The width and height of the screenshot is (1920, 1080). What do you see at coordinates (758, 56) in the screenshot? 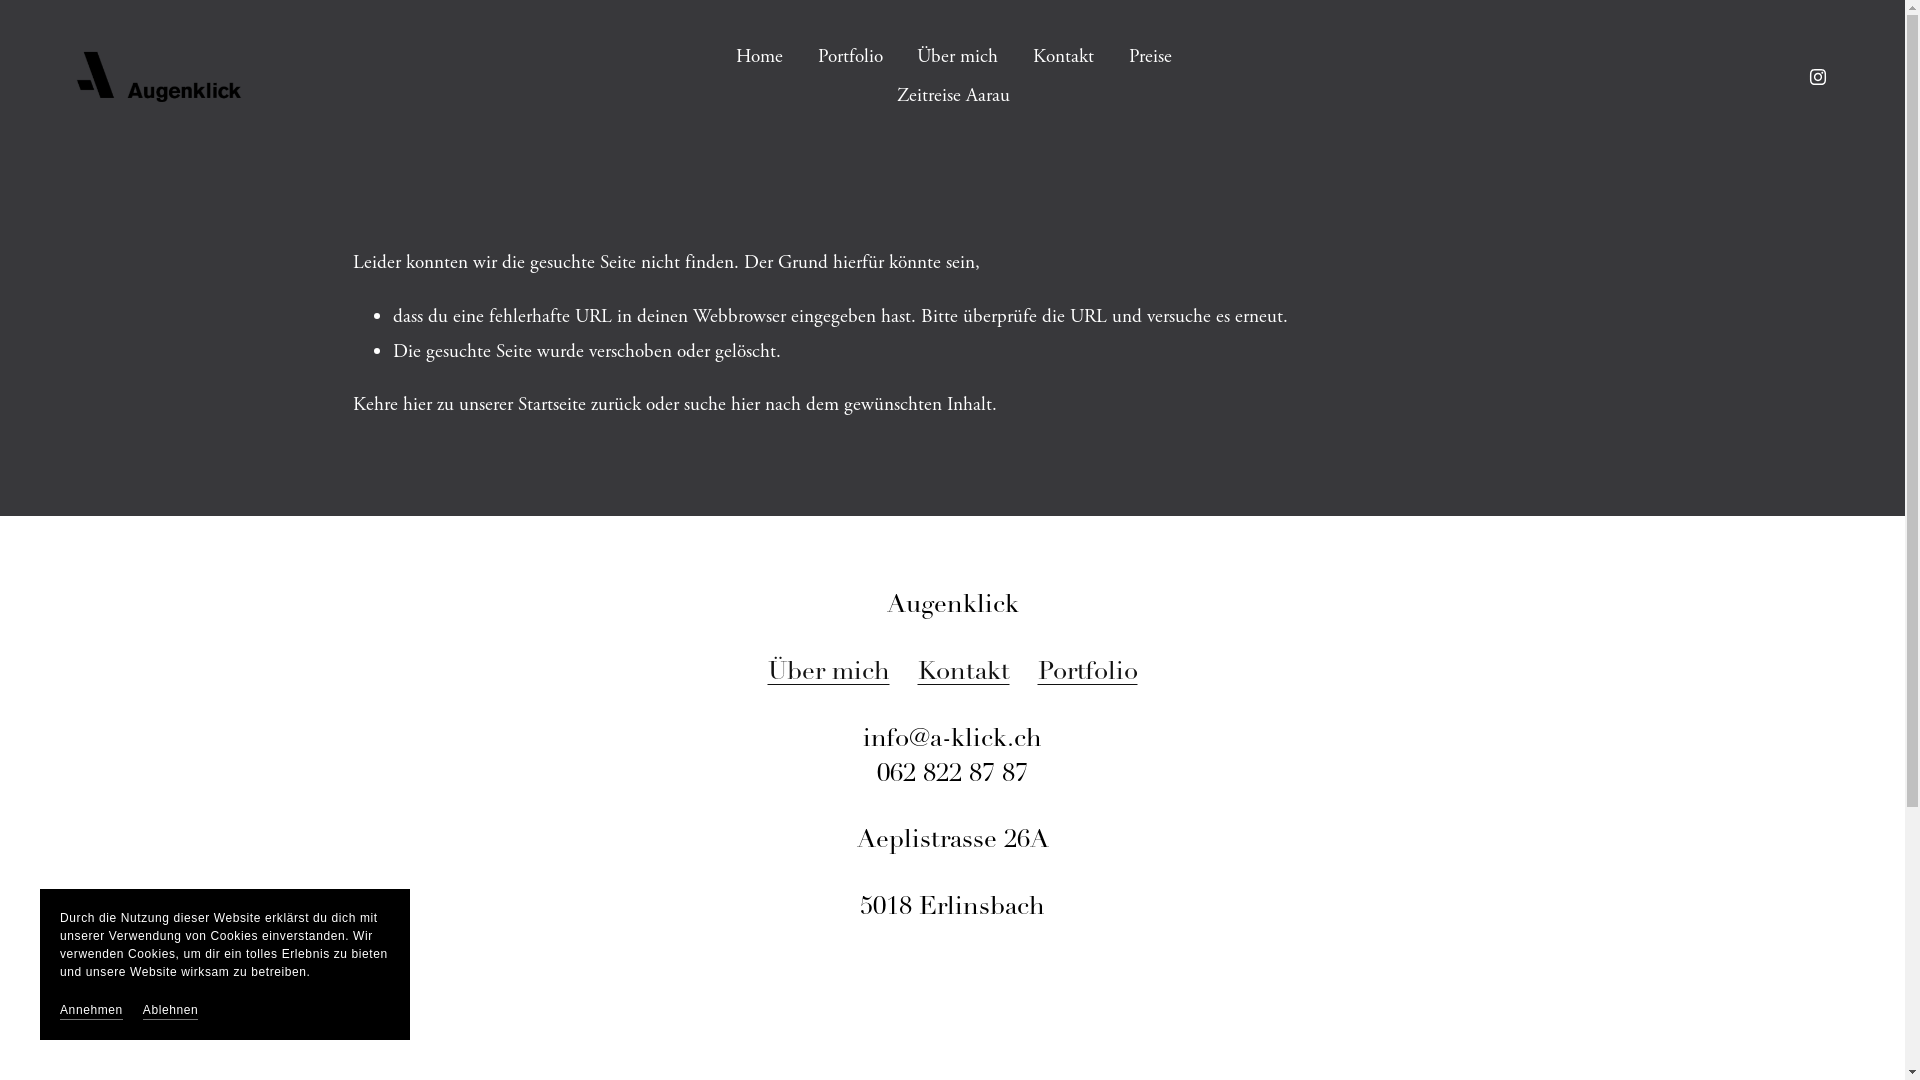
I see `'Home'` at bounding box center [758, 56].